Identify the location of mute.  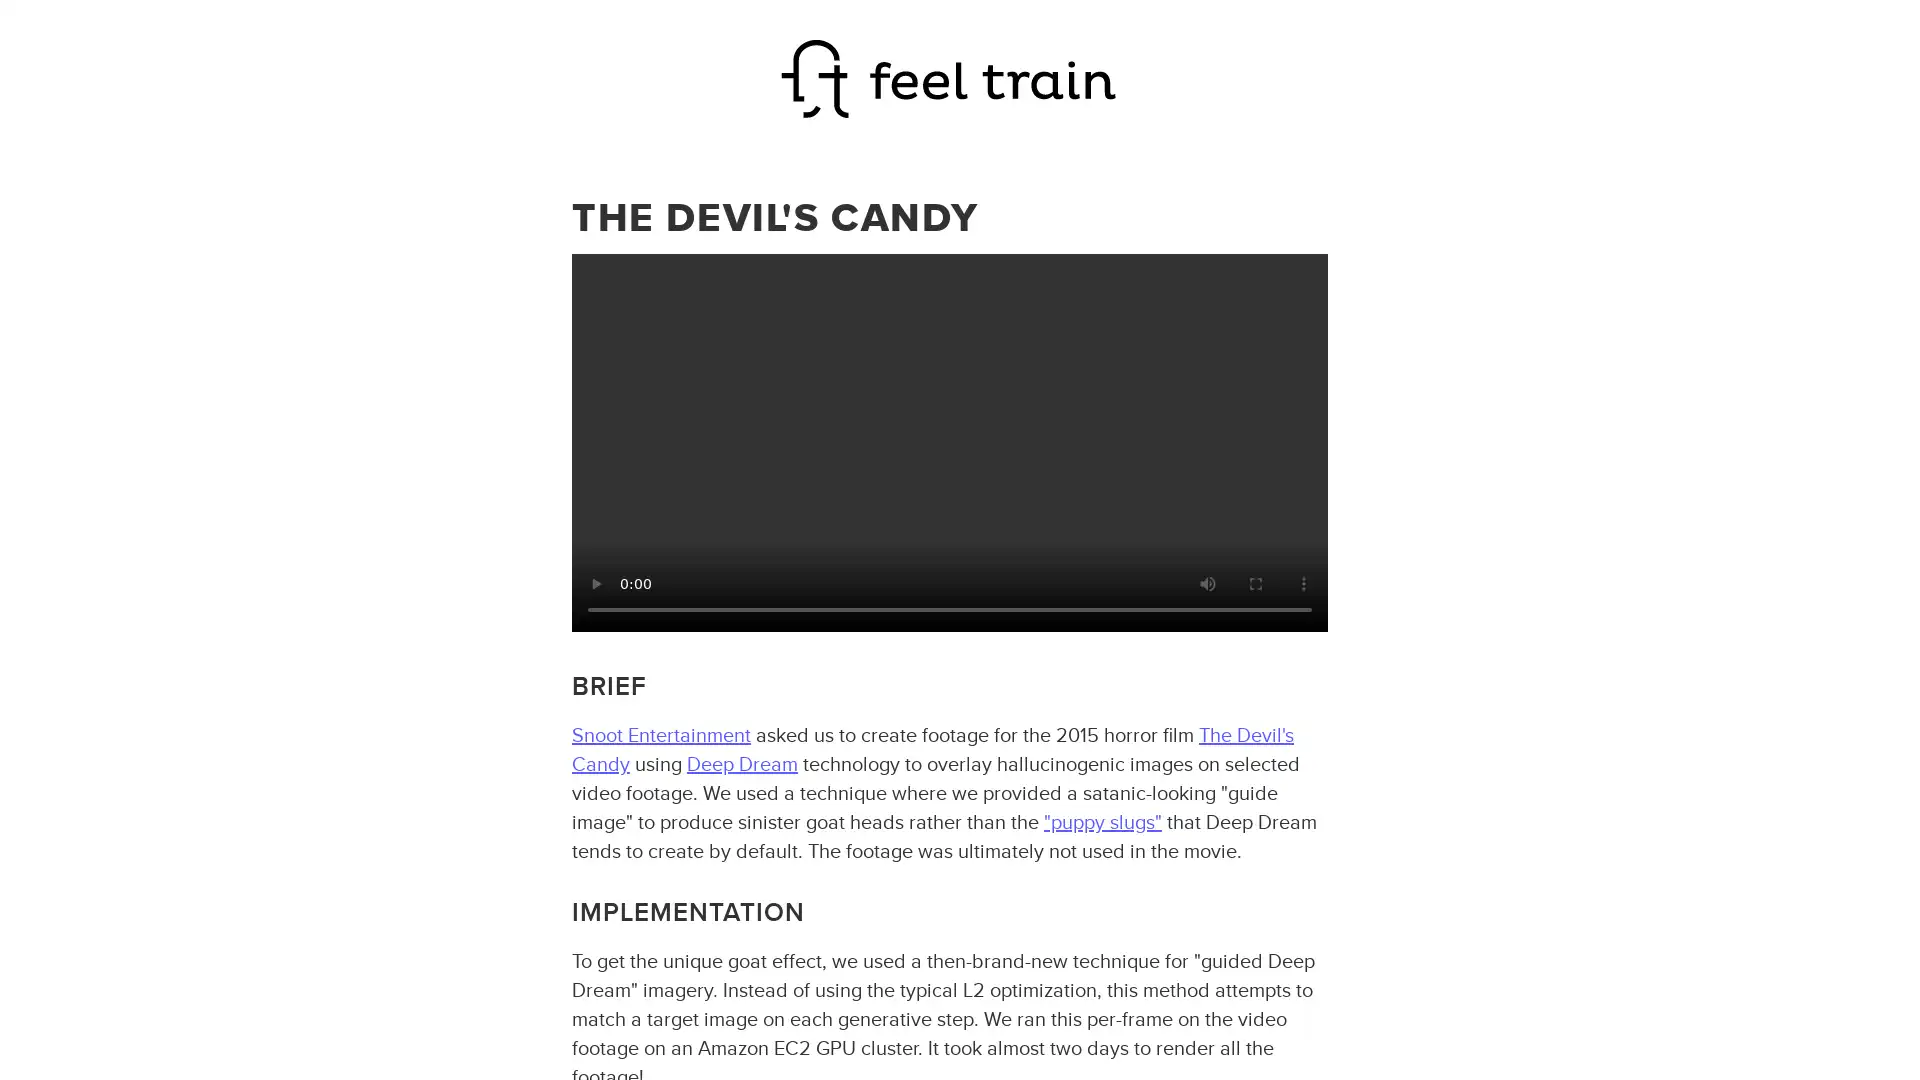
(1205, 583).